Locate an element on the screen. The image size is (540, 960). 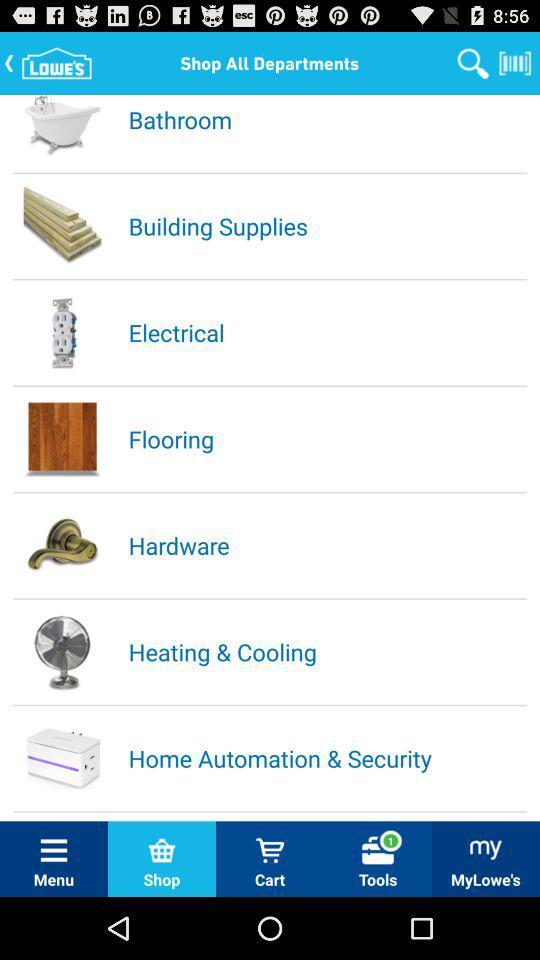
icon above the hardware icon is located at coordinates (326, 438).